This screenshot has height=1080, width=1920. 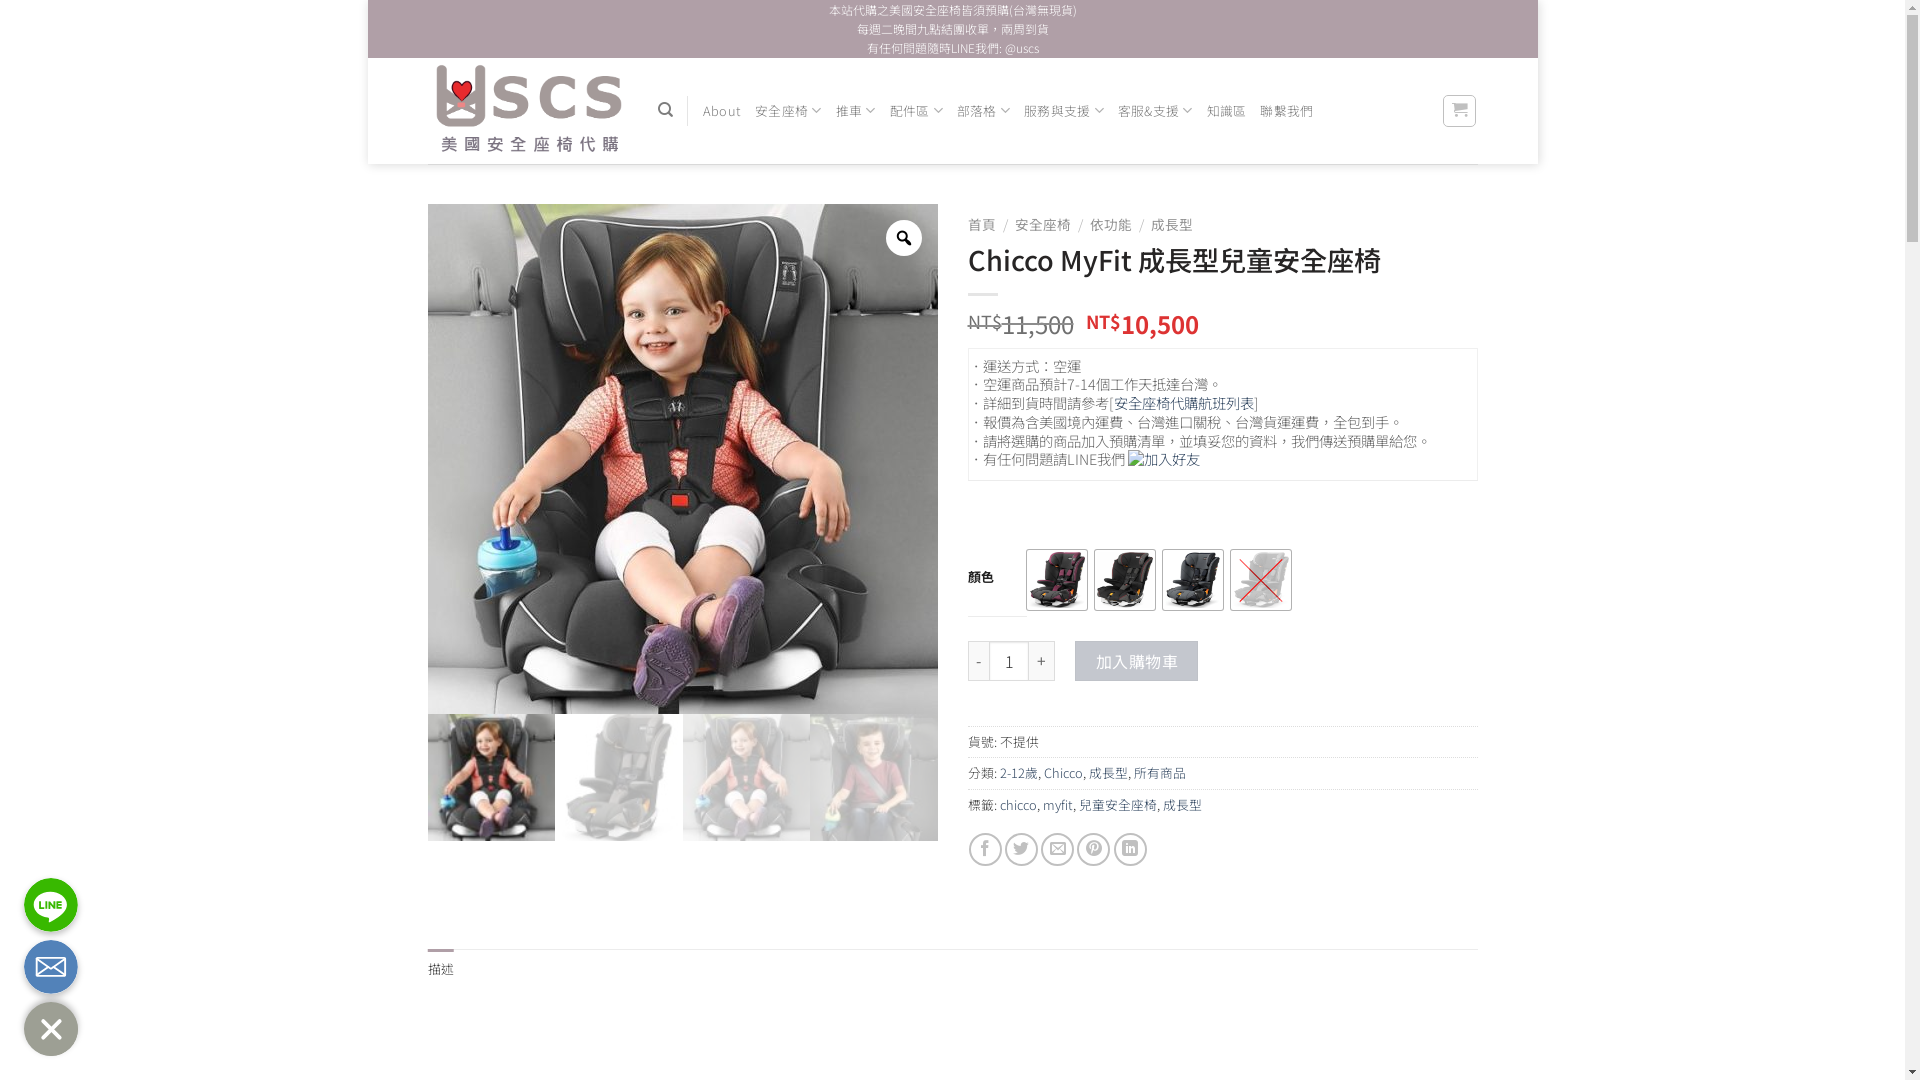 What do you see at coordinates (1062, 771) in the screenshot?
I see `'Chicco'` at bounding box center [1062, 771].